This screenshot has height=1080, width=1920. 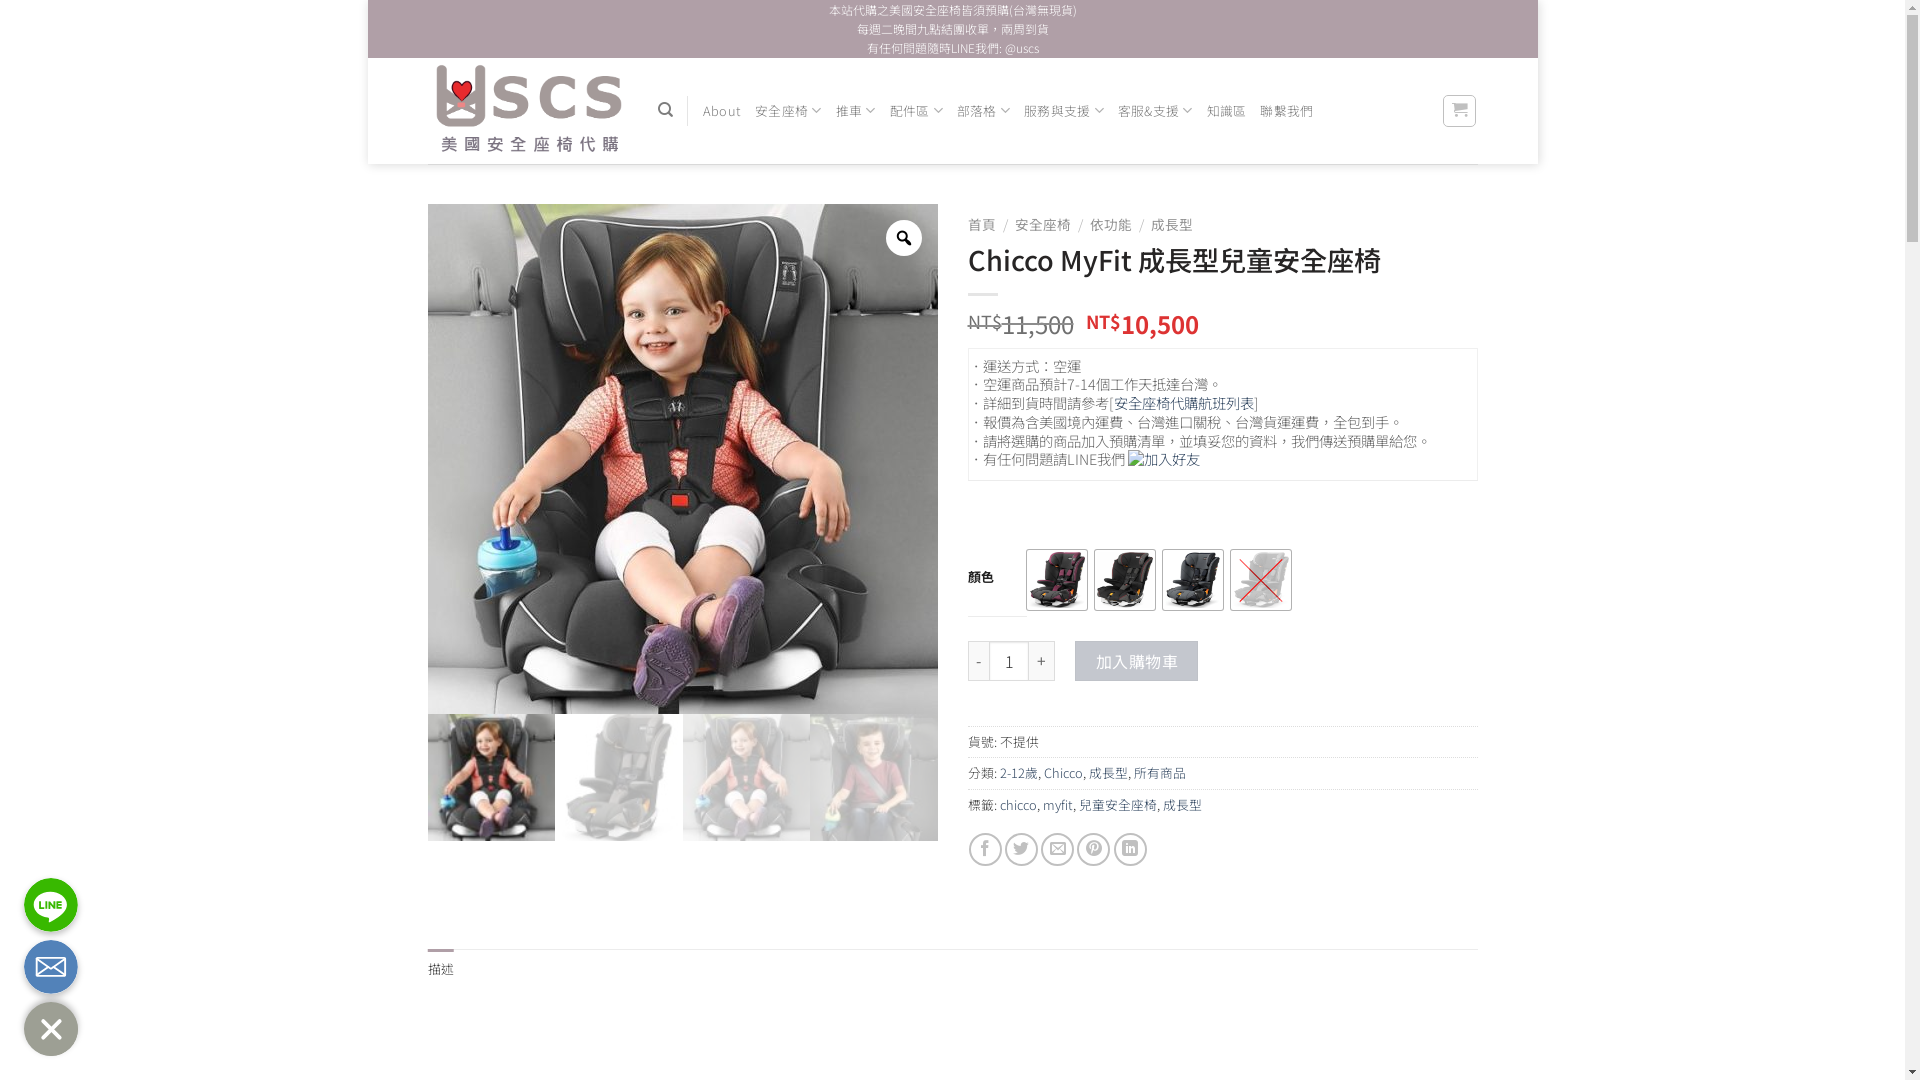 What do you see at coordinates (1062, 771) in the screenshot?
I see `'Chicco'` at bounding box center [1062, 771].